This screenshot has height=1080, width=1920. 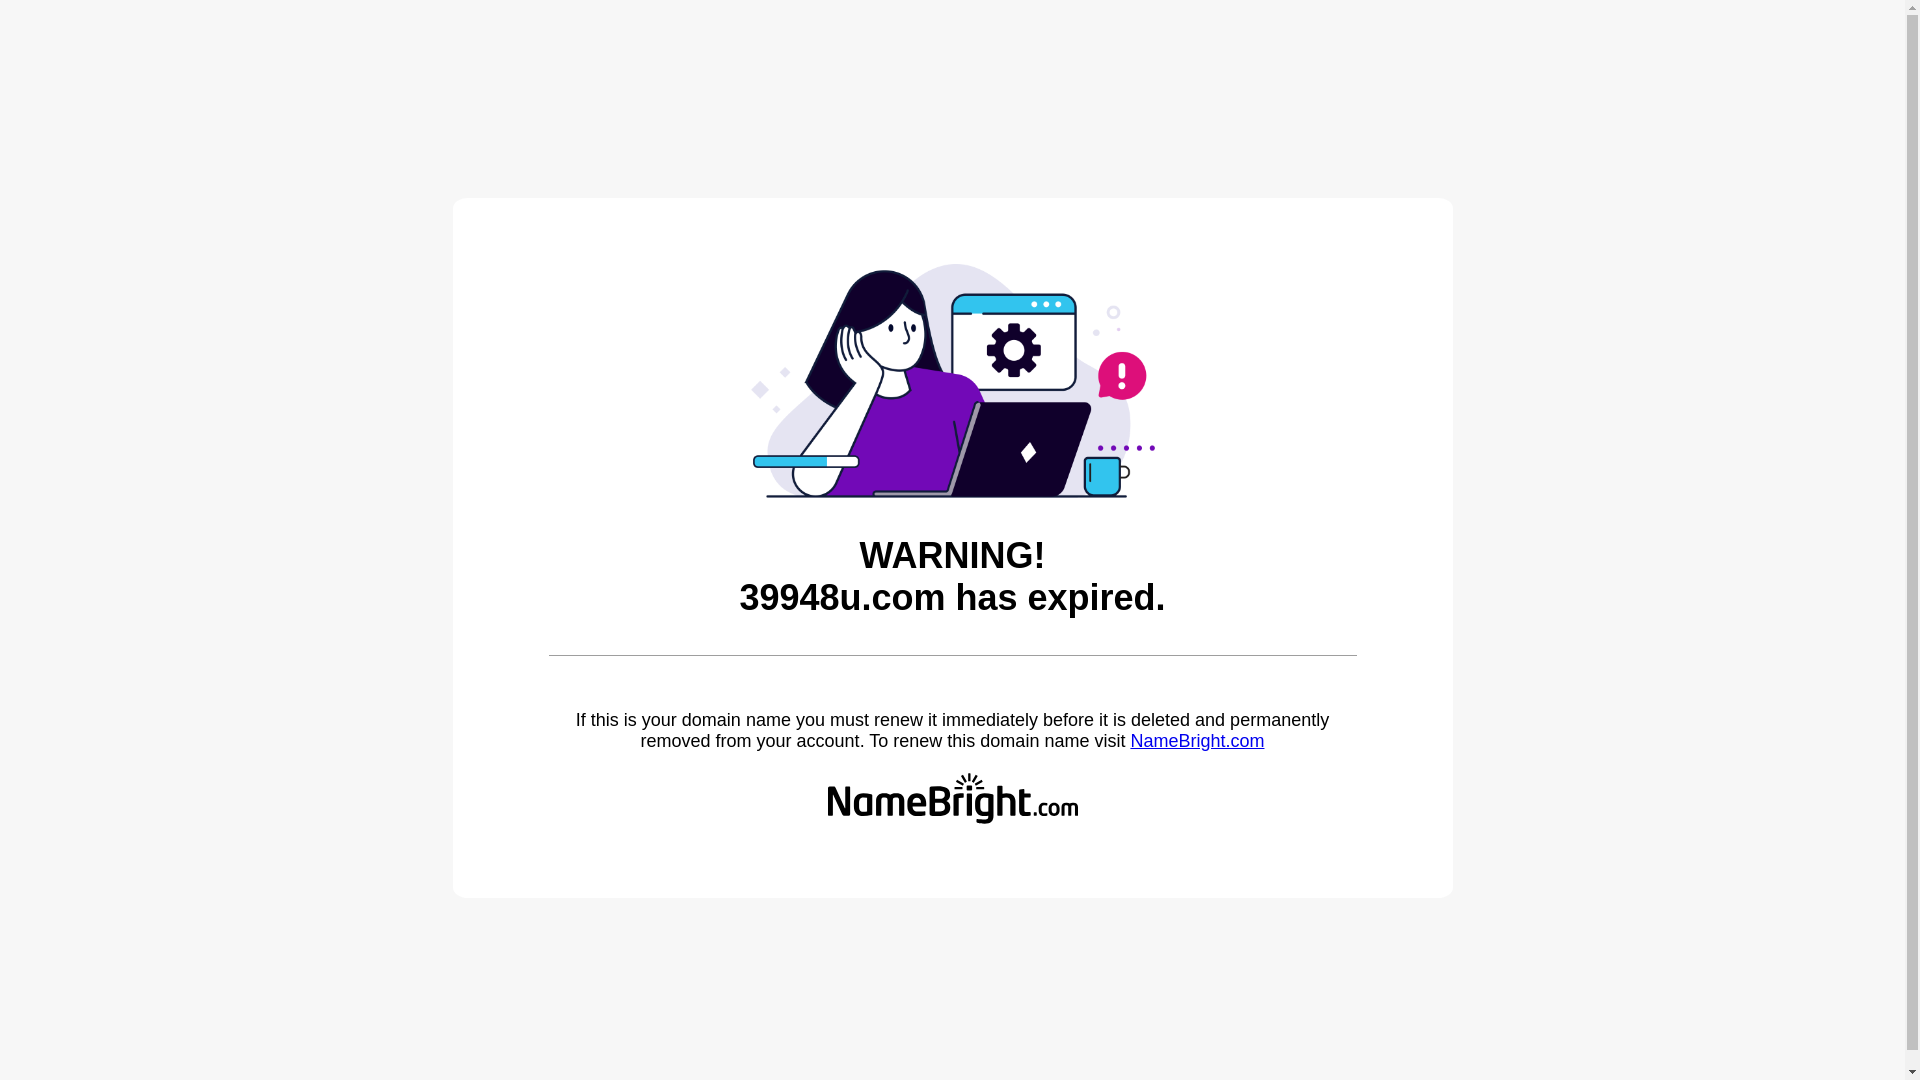 What do you see at coordinates (1196, 740) in the screenshot?
I see `'NameBright.com'` at bounding box center [1196, 740].